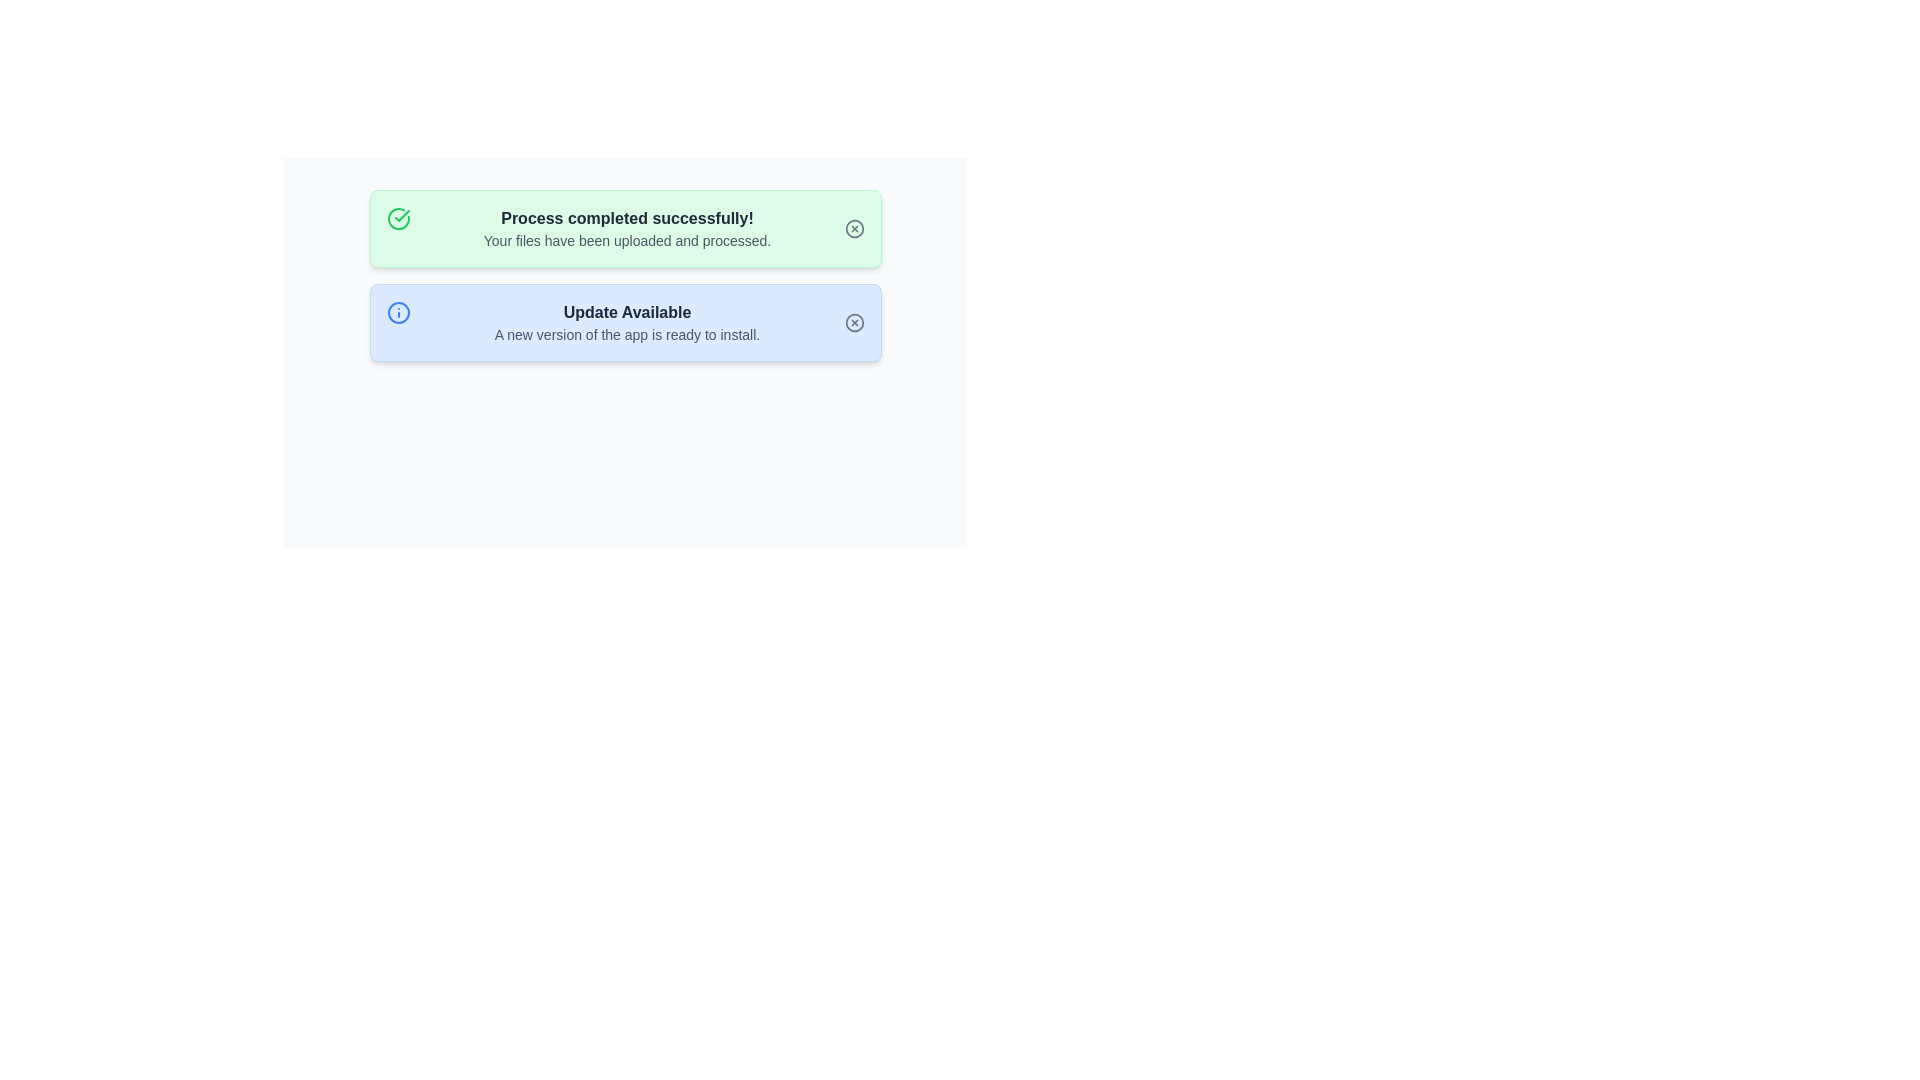  What do you see at coordinates (854, 227) in the screenshot?
I see `the close button on the right side of the notification box with a green background that indicates 'Process completed successfully!'` at bounding box center [854, 227].